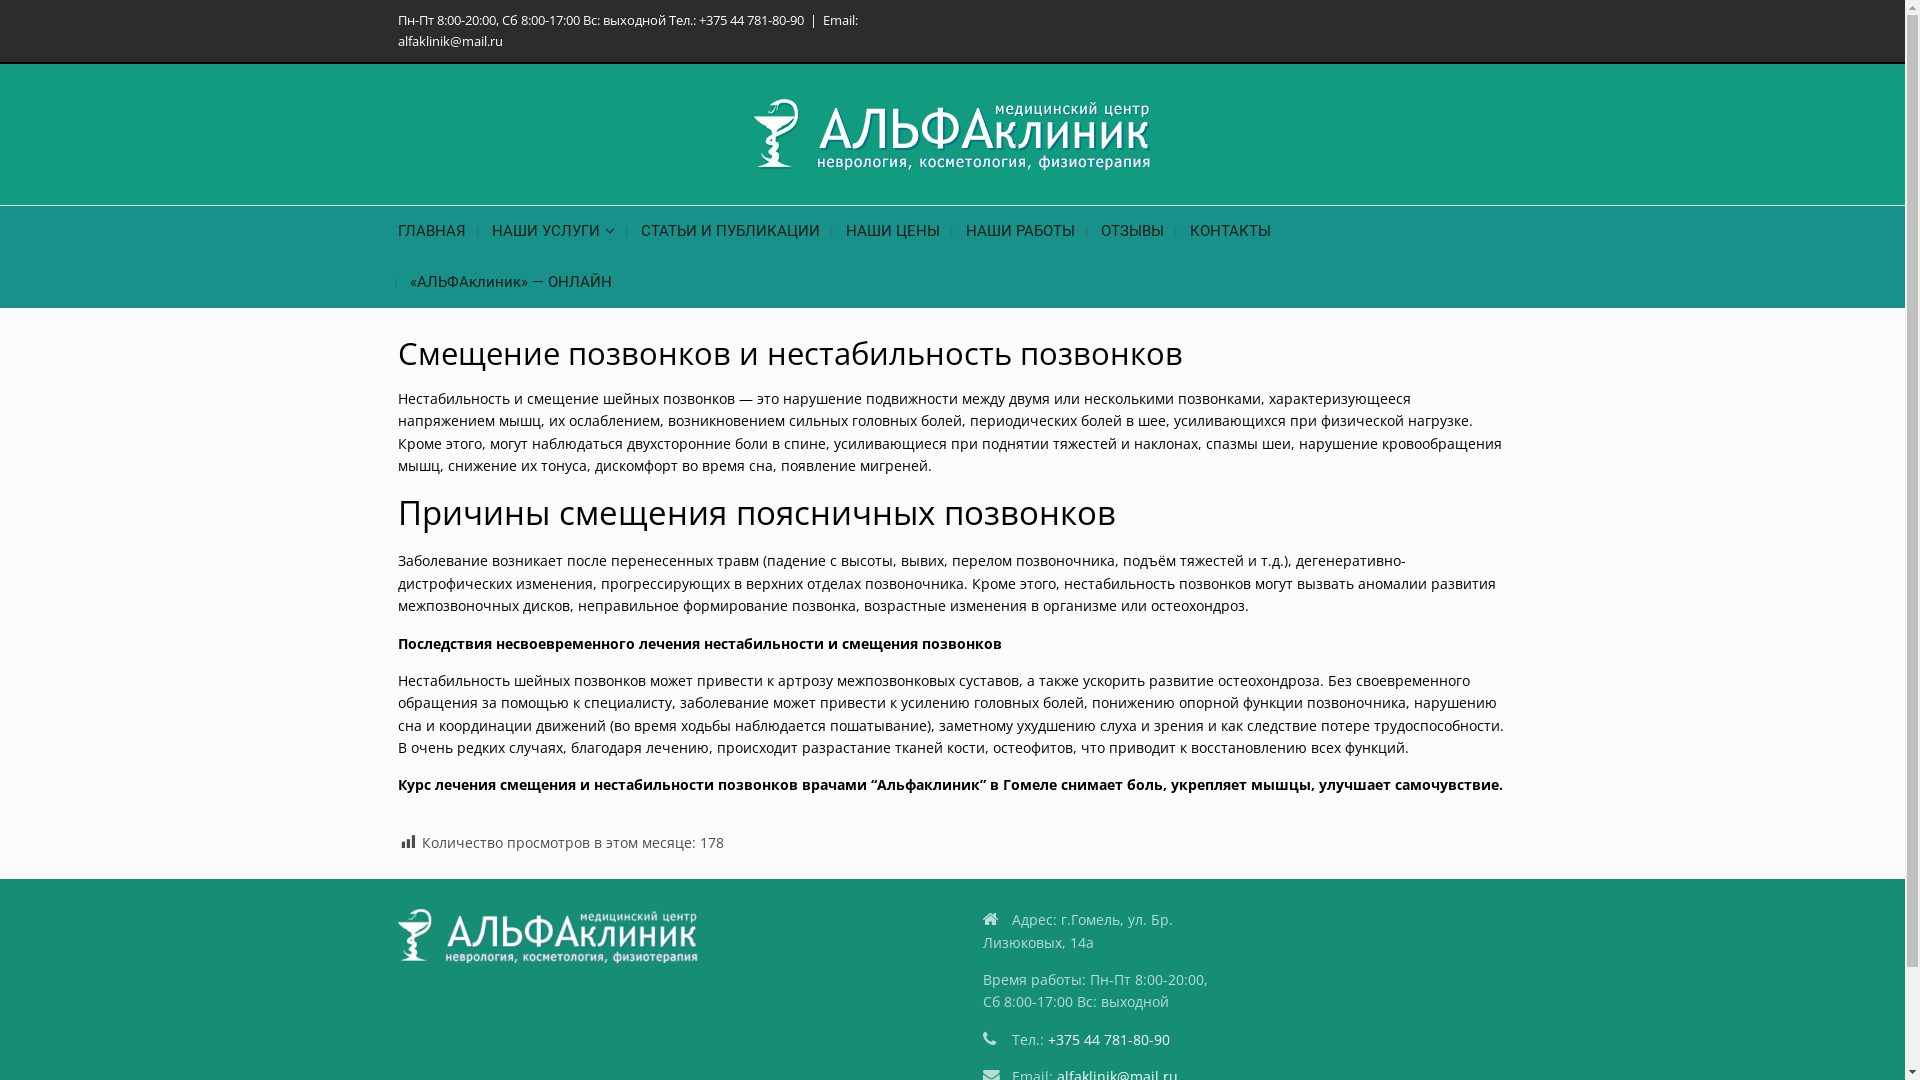 Image resolution: width=1920 pixels, height=1080 pixels. Describe the element at coordinates (1107, 1038) in the screenshot. I see `'+375 44 781-80-90'` at that location.